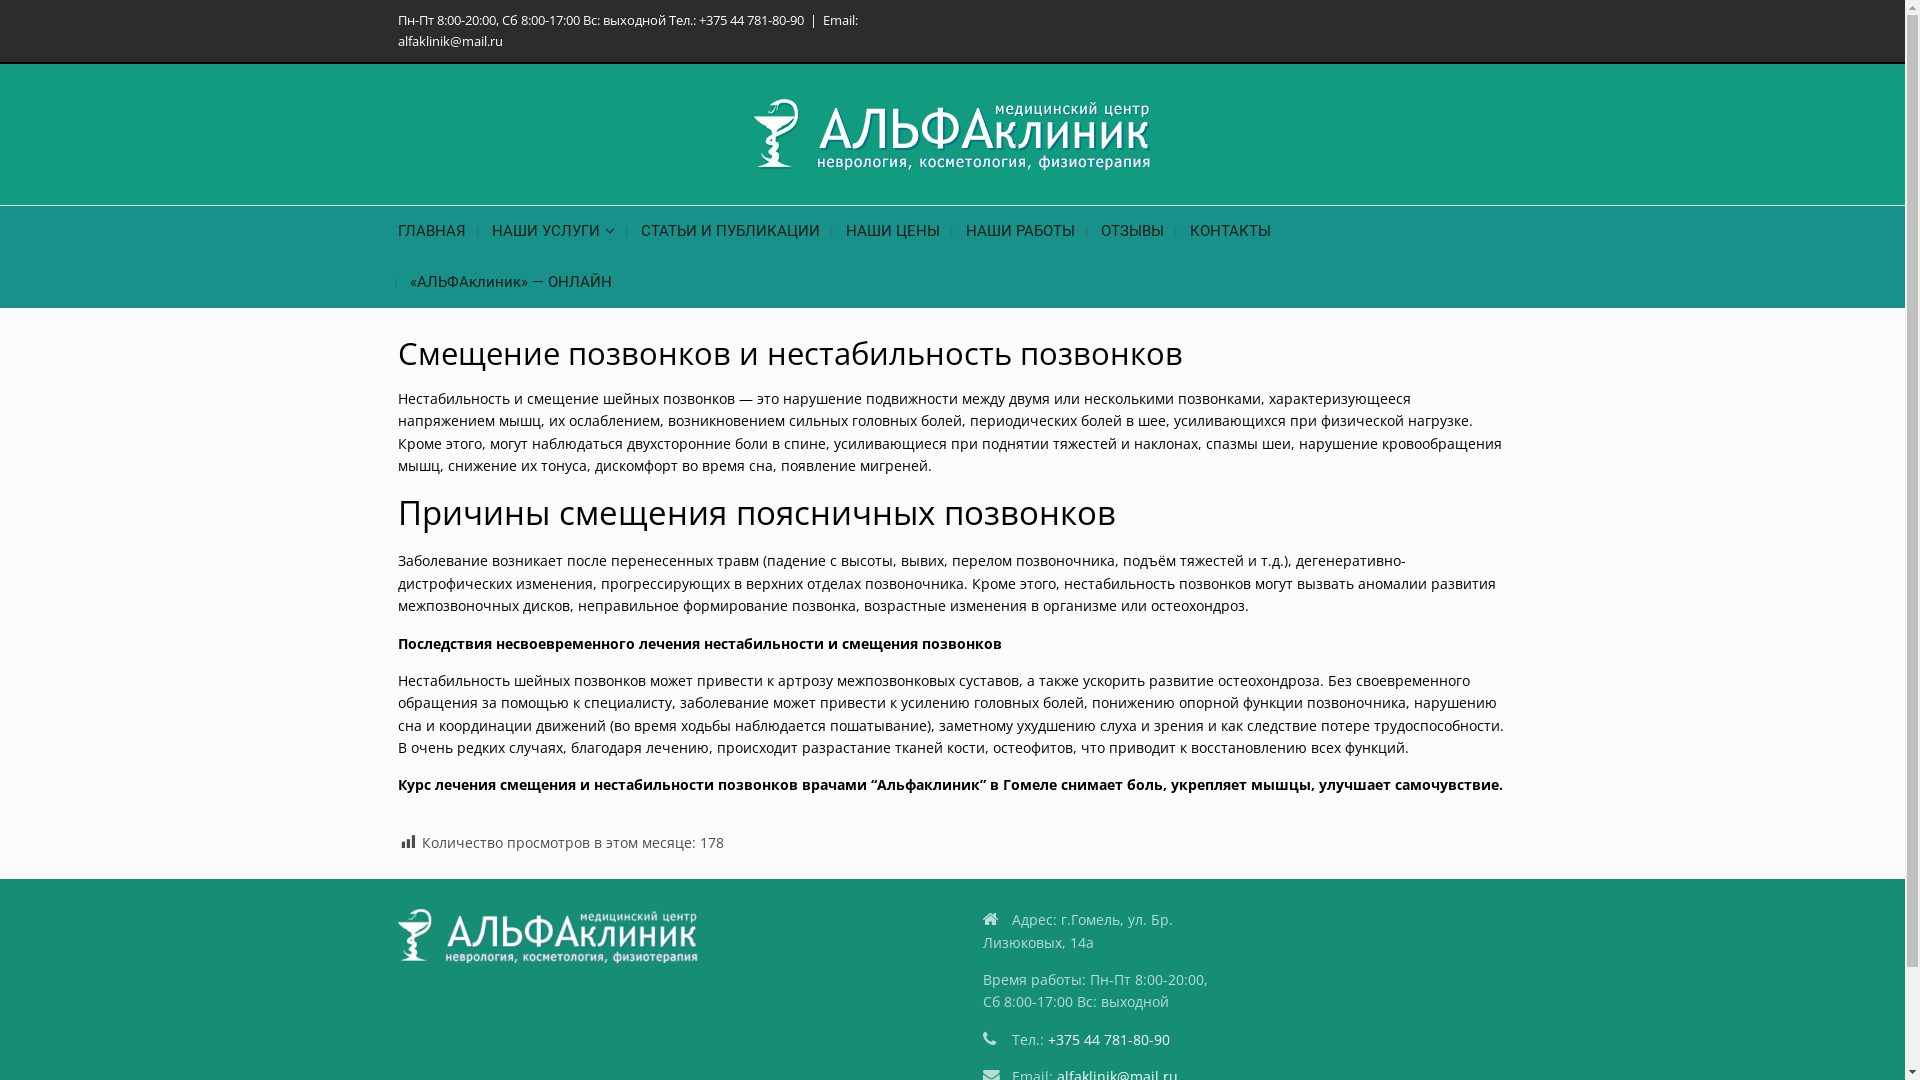 Image resolution: width=1920 pixels, height=1080 pixels. Describe the element at coordinates (1107, 1038) in the screenshot. I see `'+375 44 781-80-90'` at that location.